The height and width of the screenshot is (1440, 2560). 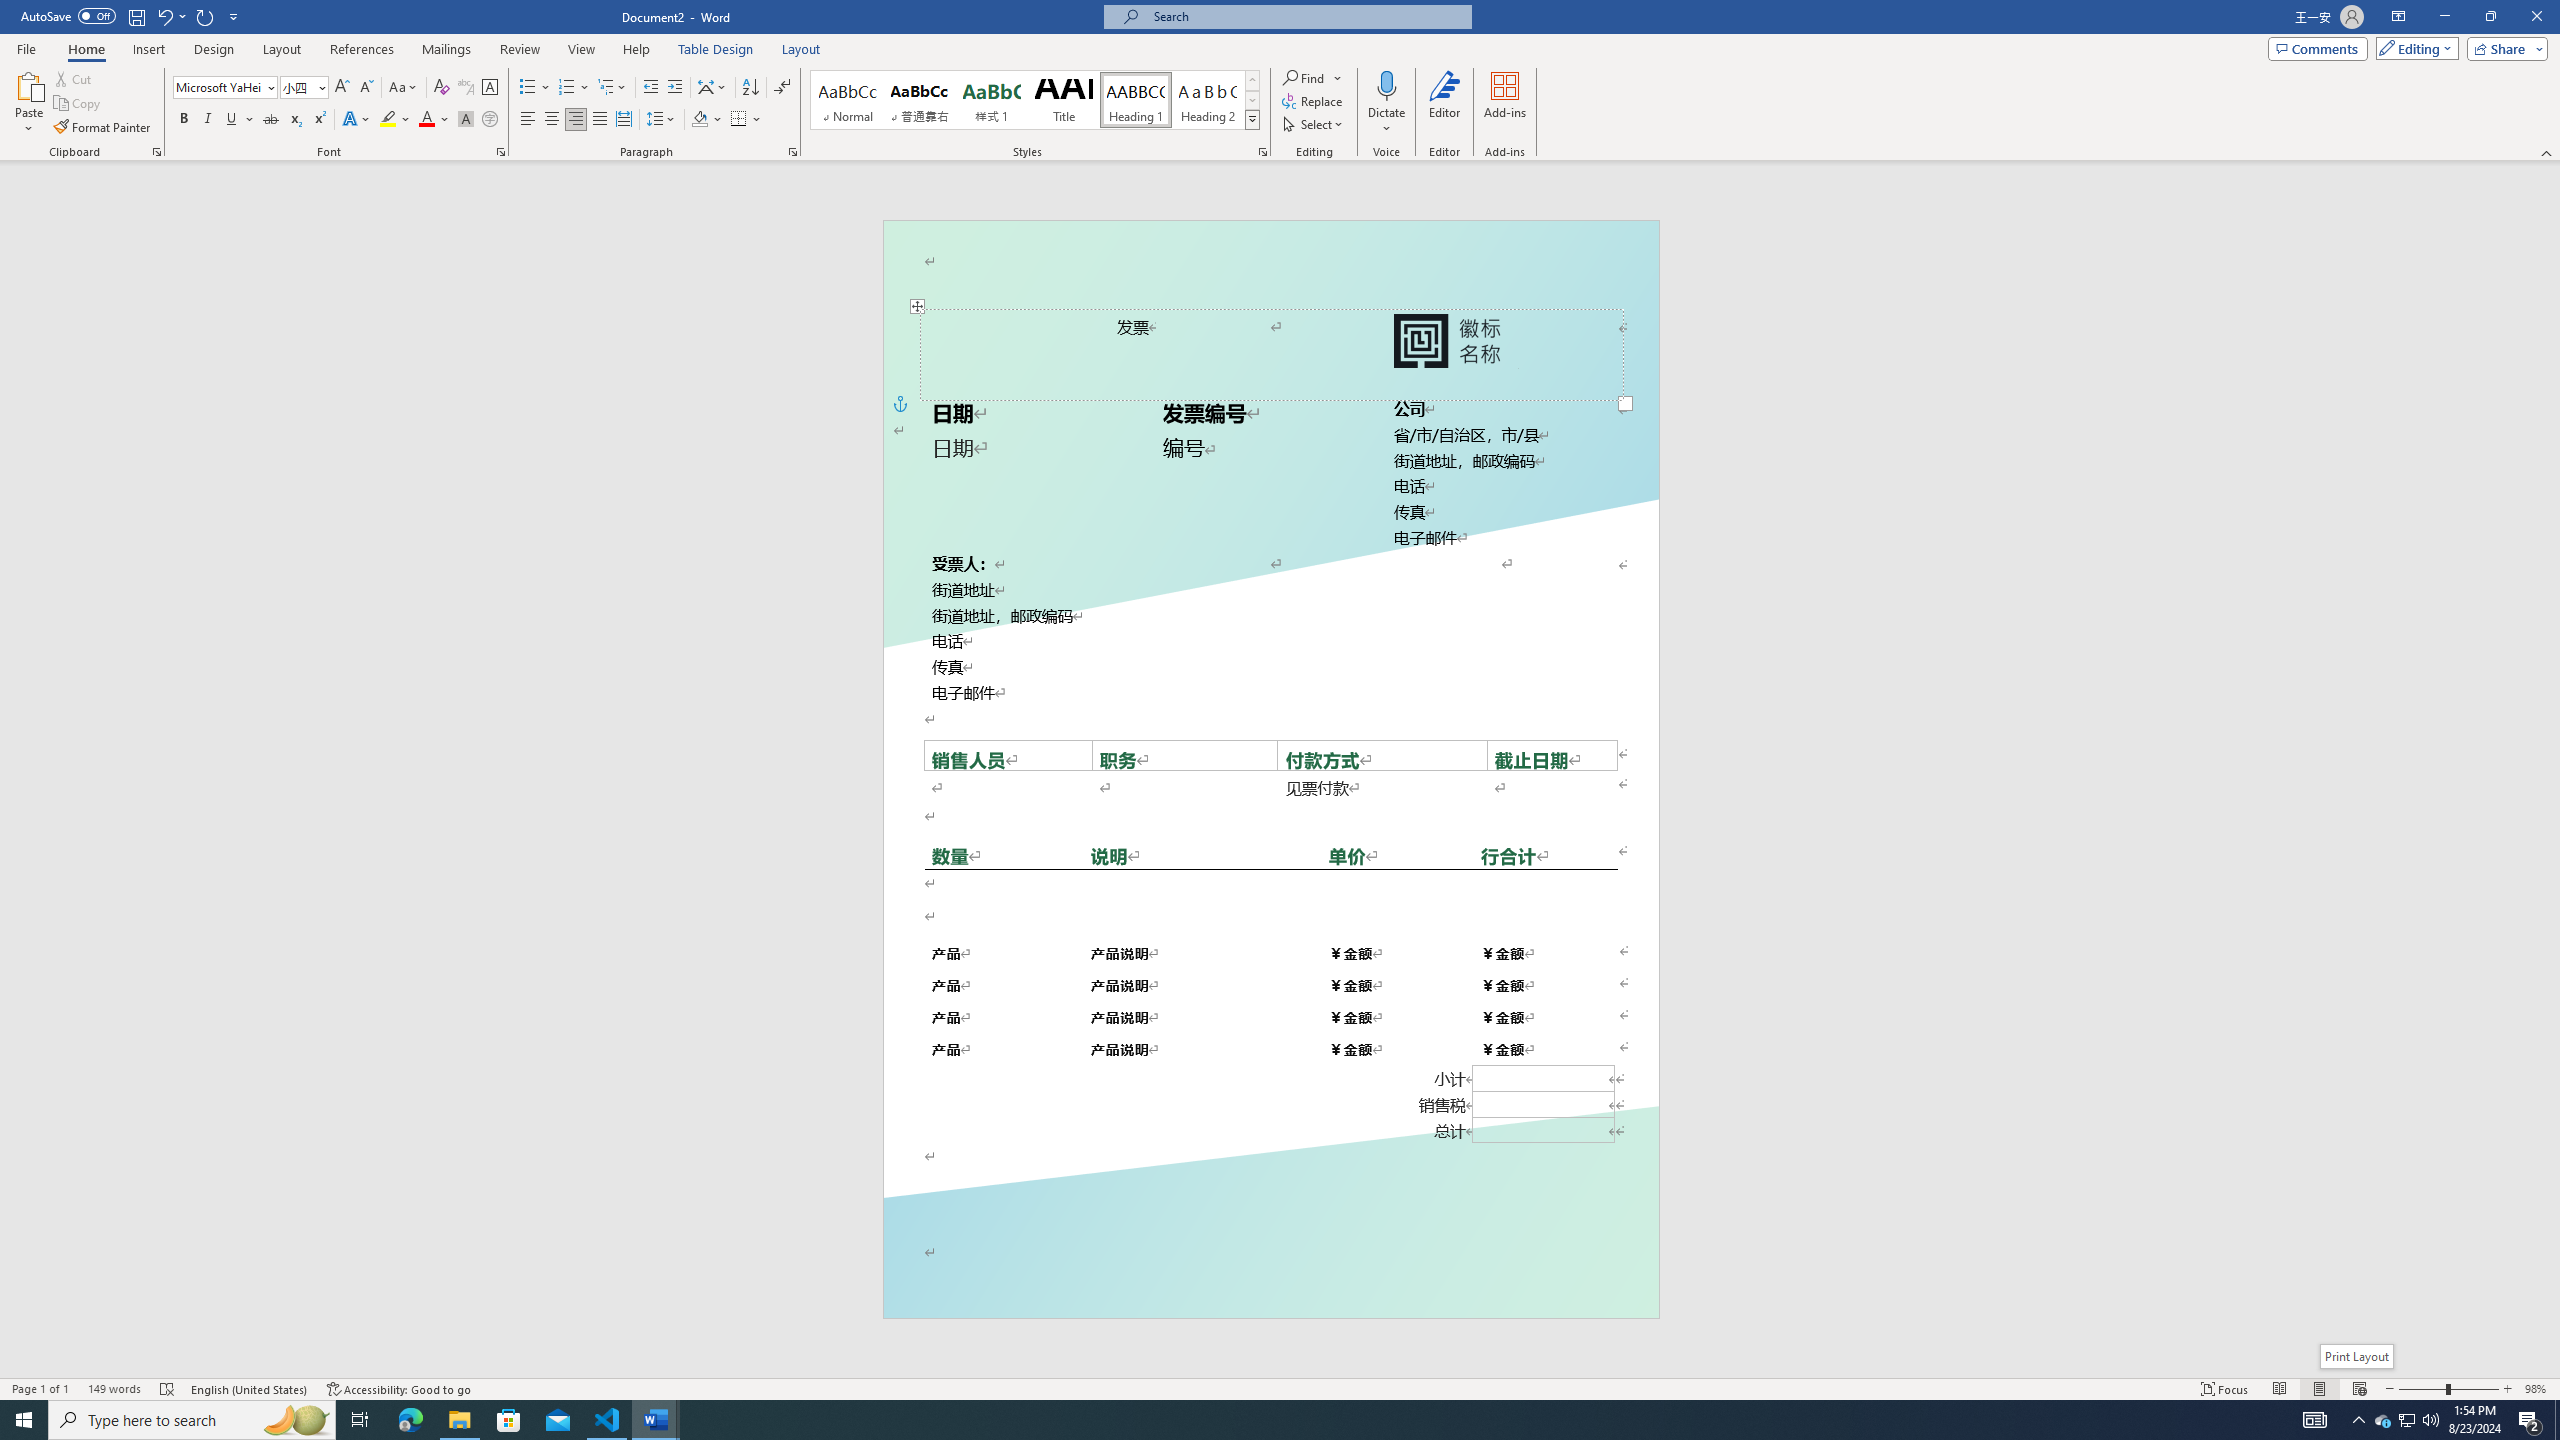 What do you see at coordinates (1313, 99) in the screenshot?
I see `'Replace...'` at bounding box center [1313, 99].